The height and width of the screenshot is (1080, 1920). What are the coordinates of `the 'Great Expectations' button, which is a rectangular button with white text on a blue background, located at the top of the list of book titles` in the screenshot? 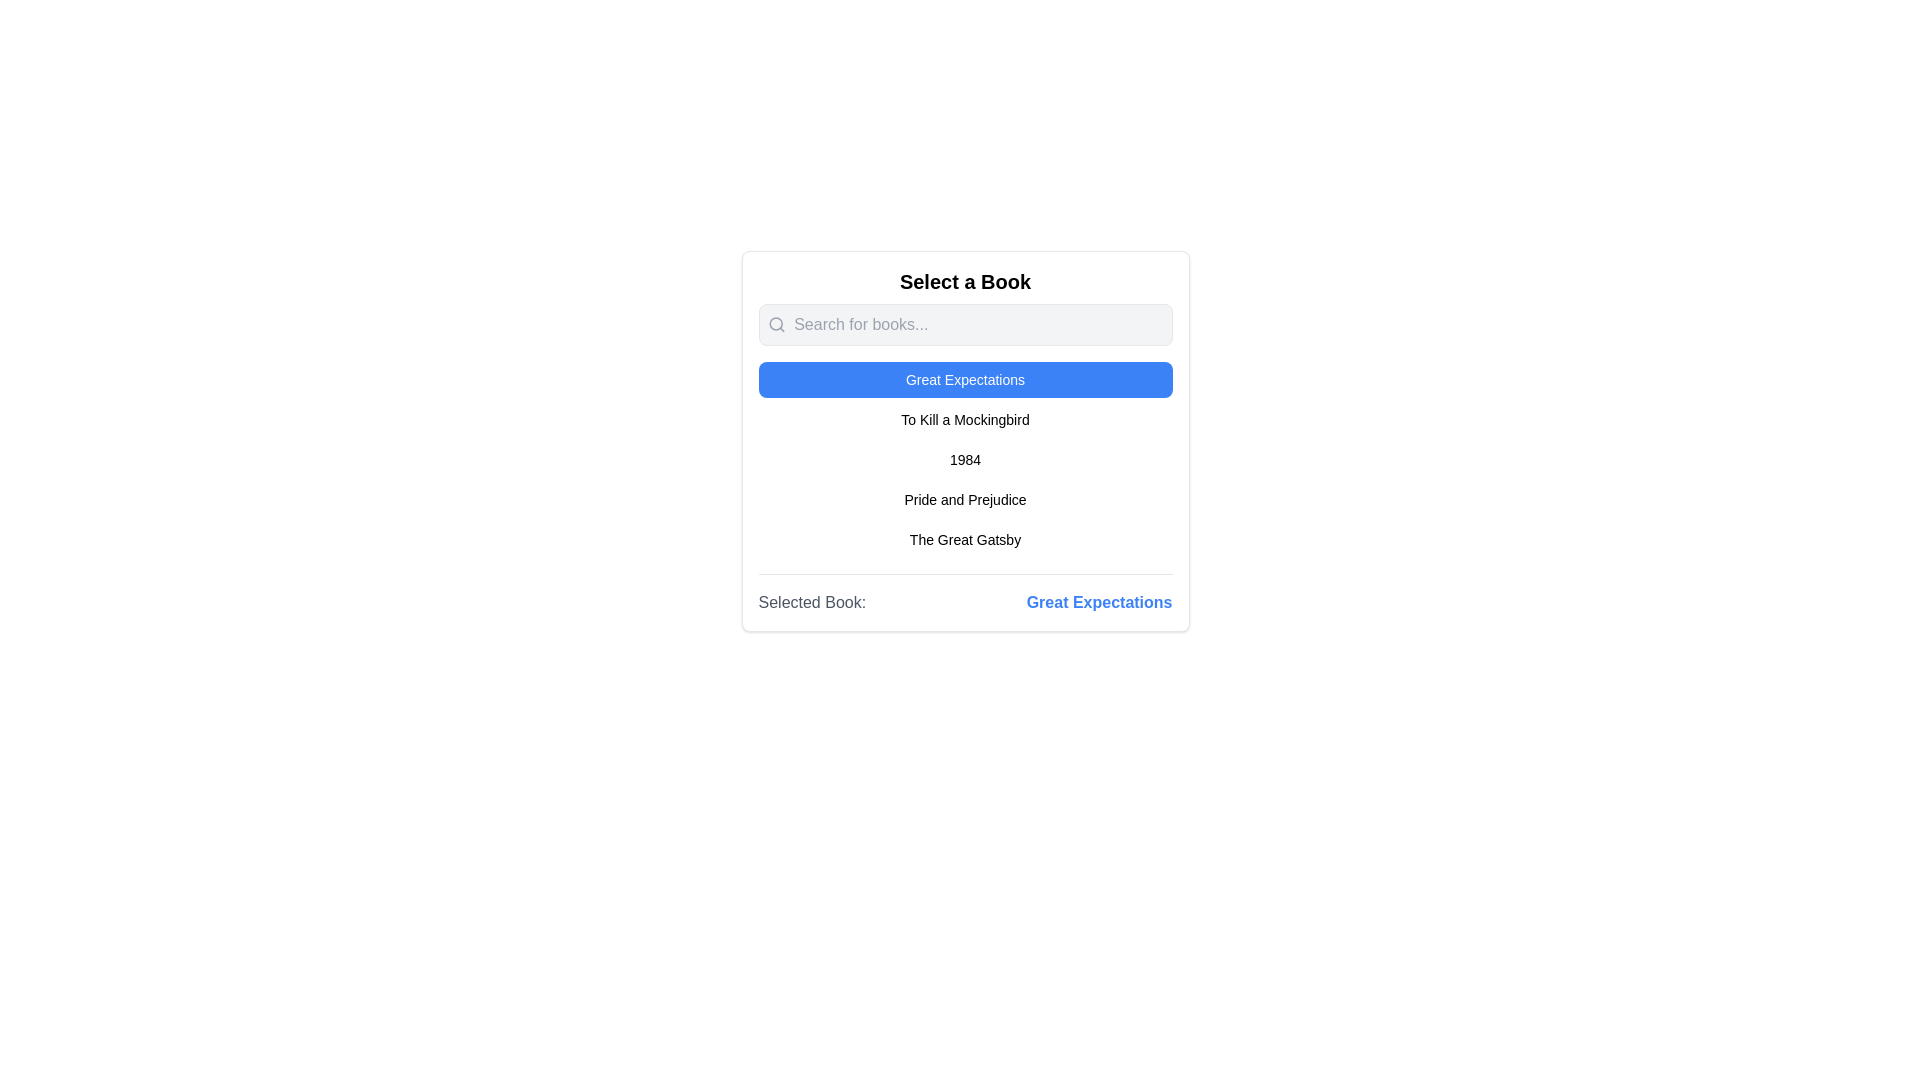 It's located at (965, 380).